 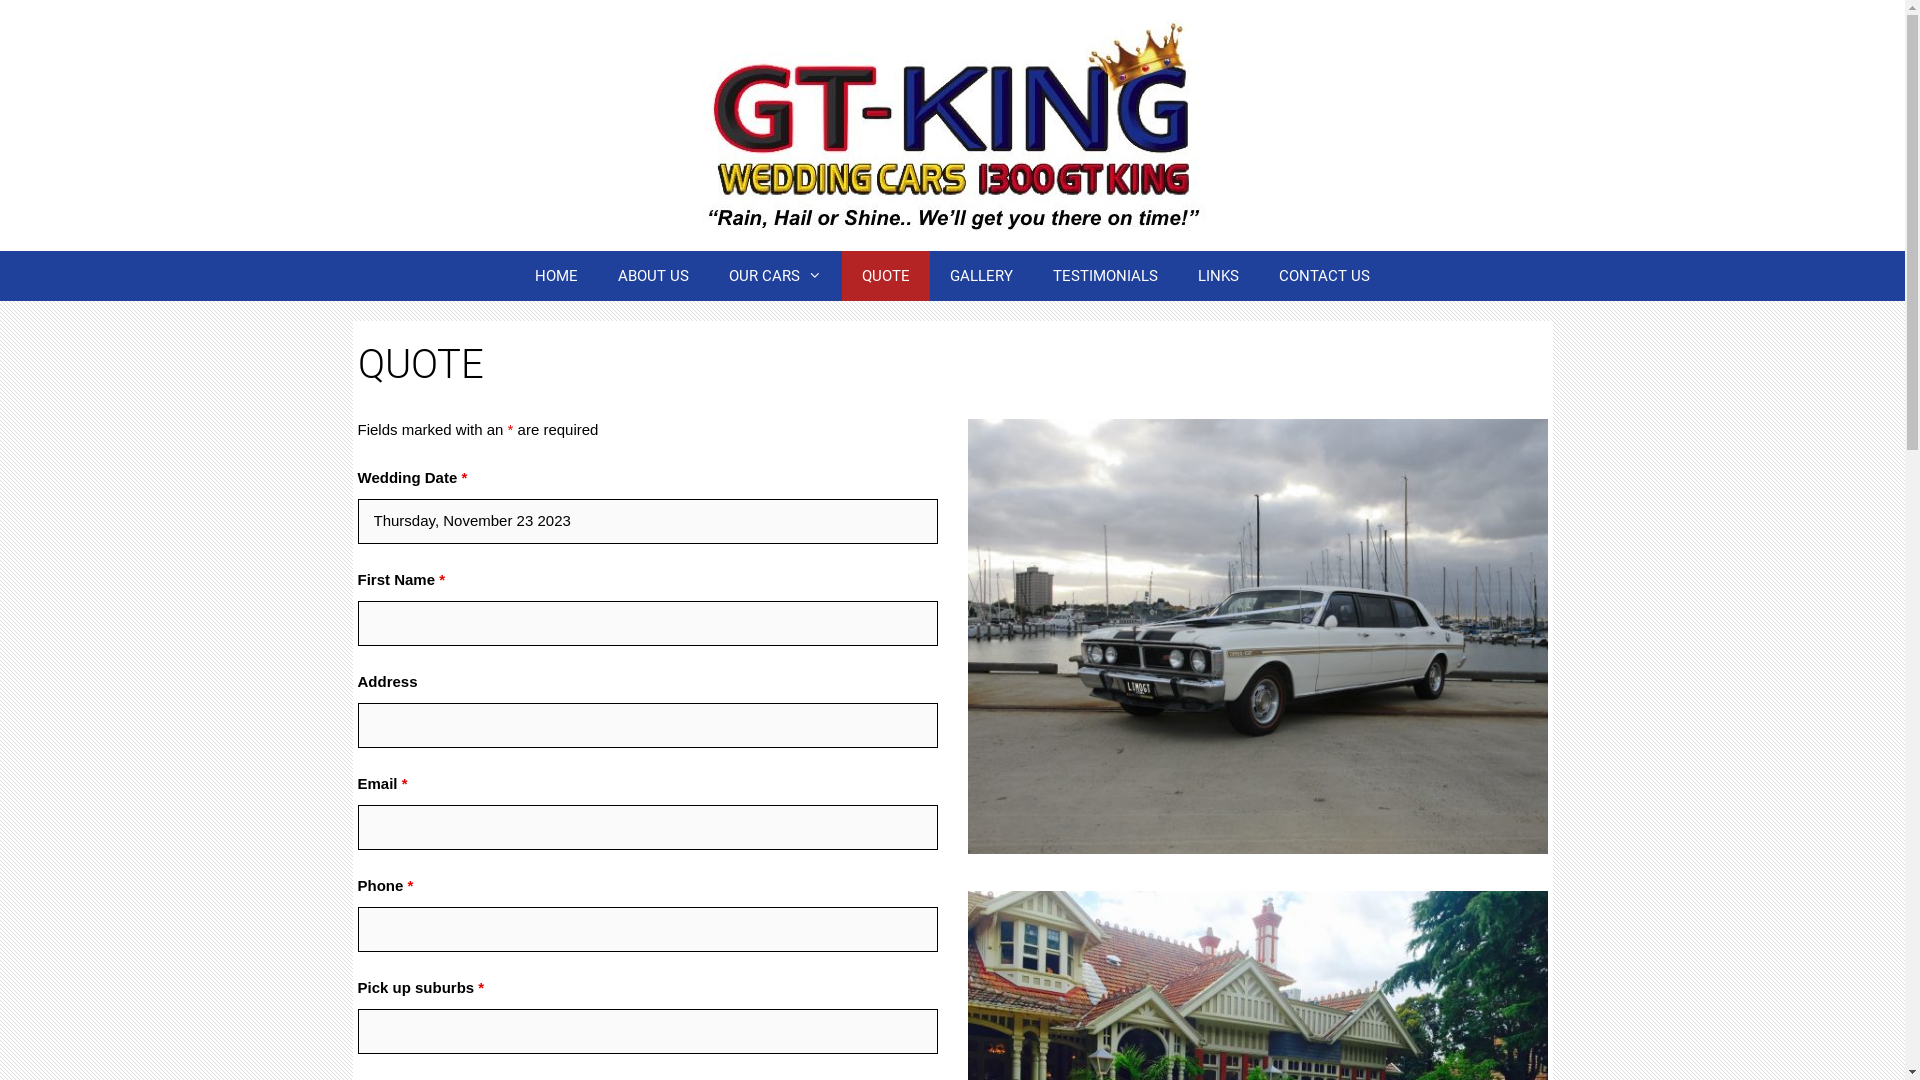 What do you see at coordinates (1104, 276) in the screenshot?
I see `'TESTIMONIALS'` at bounding box center [1104, 276].